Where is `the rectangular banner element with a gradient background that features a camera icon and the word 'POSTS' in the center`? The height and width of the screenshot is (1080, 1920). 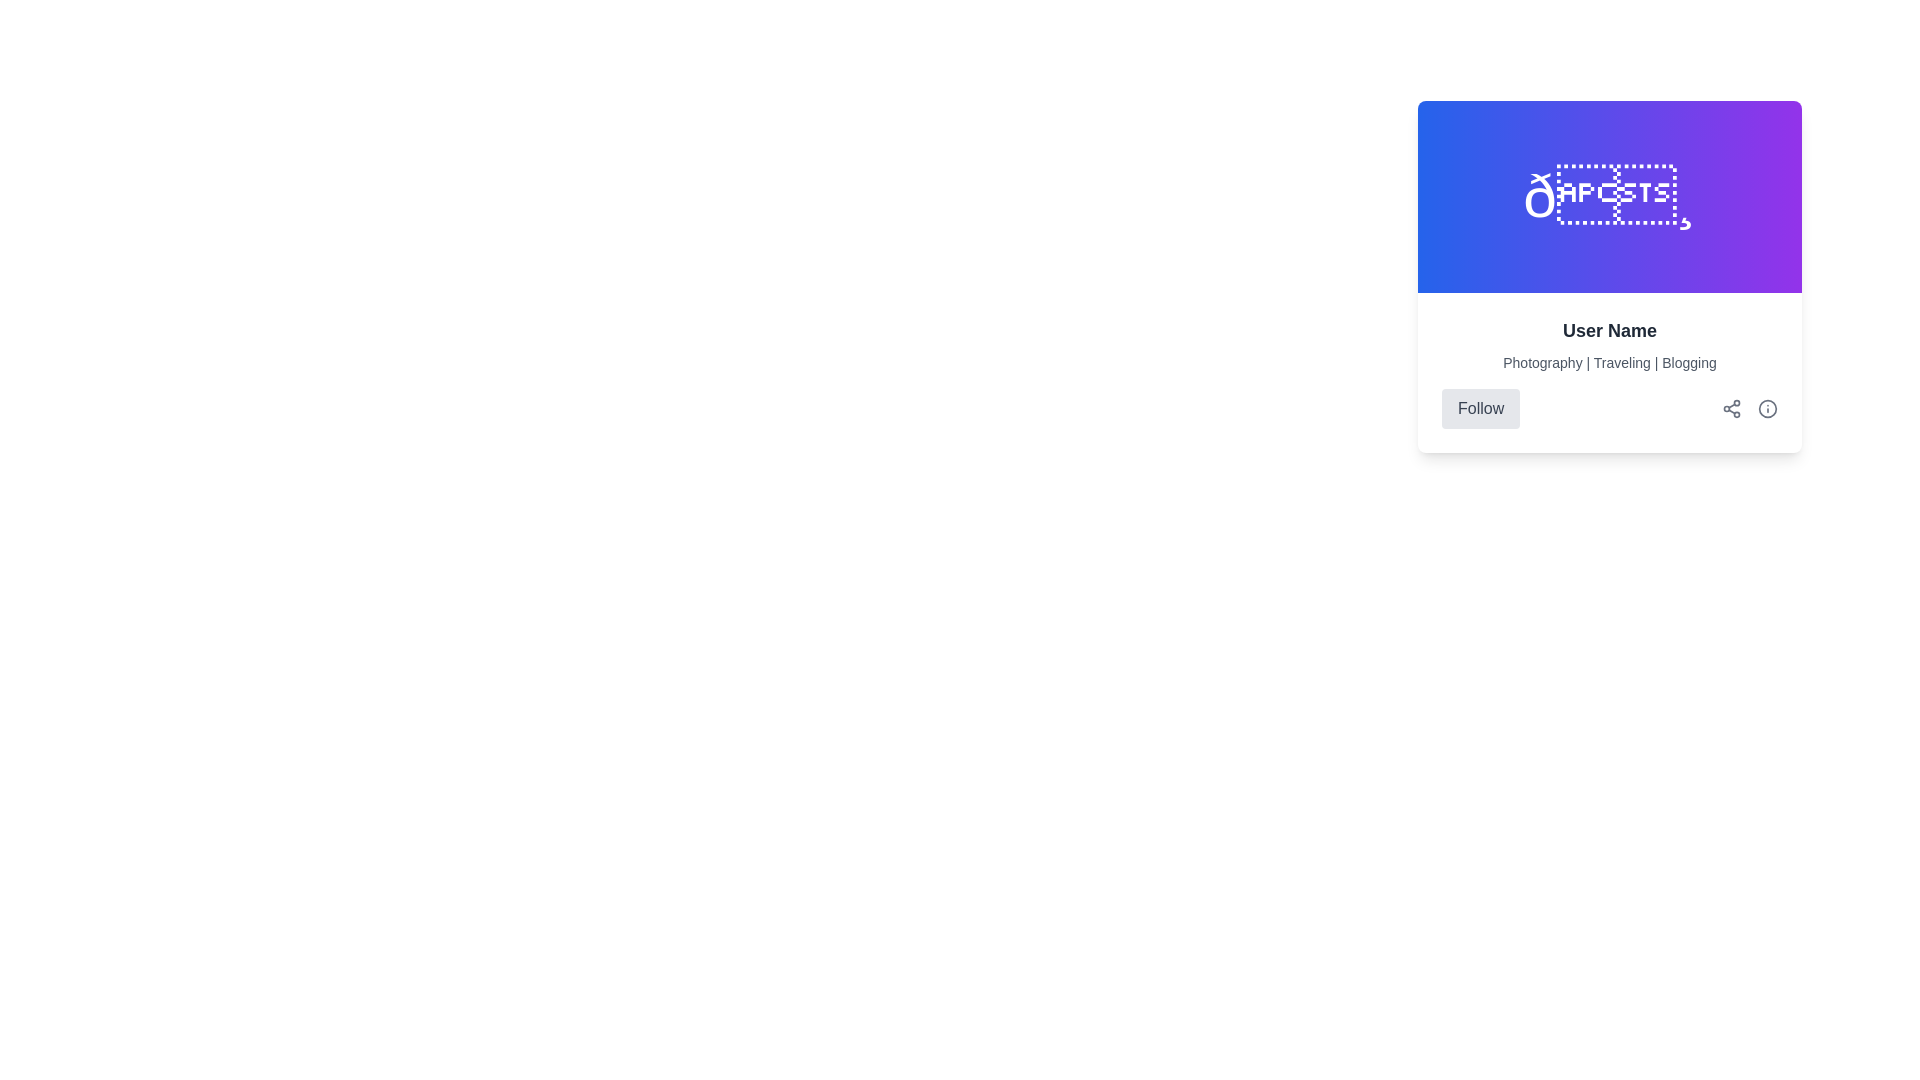
the rectangular banner element with a gradient background that features a camera icon and the word 'POSTS' in the center is located at coordinates (1609, 196).